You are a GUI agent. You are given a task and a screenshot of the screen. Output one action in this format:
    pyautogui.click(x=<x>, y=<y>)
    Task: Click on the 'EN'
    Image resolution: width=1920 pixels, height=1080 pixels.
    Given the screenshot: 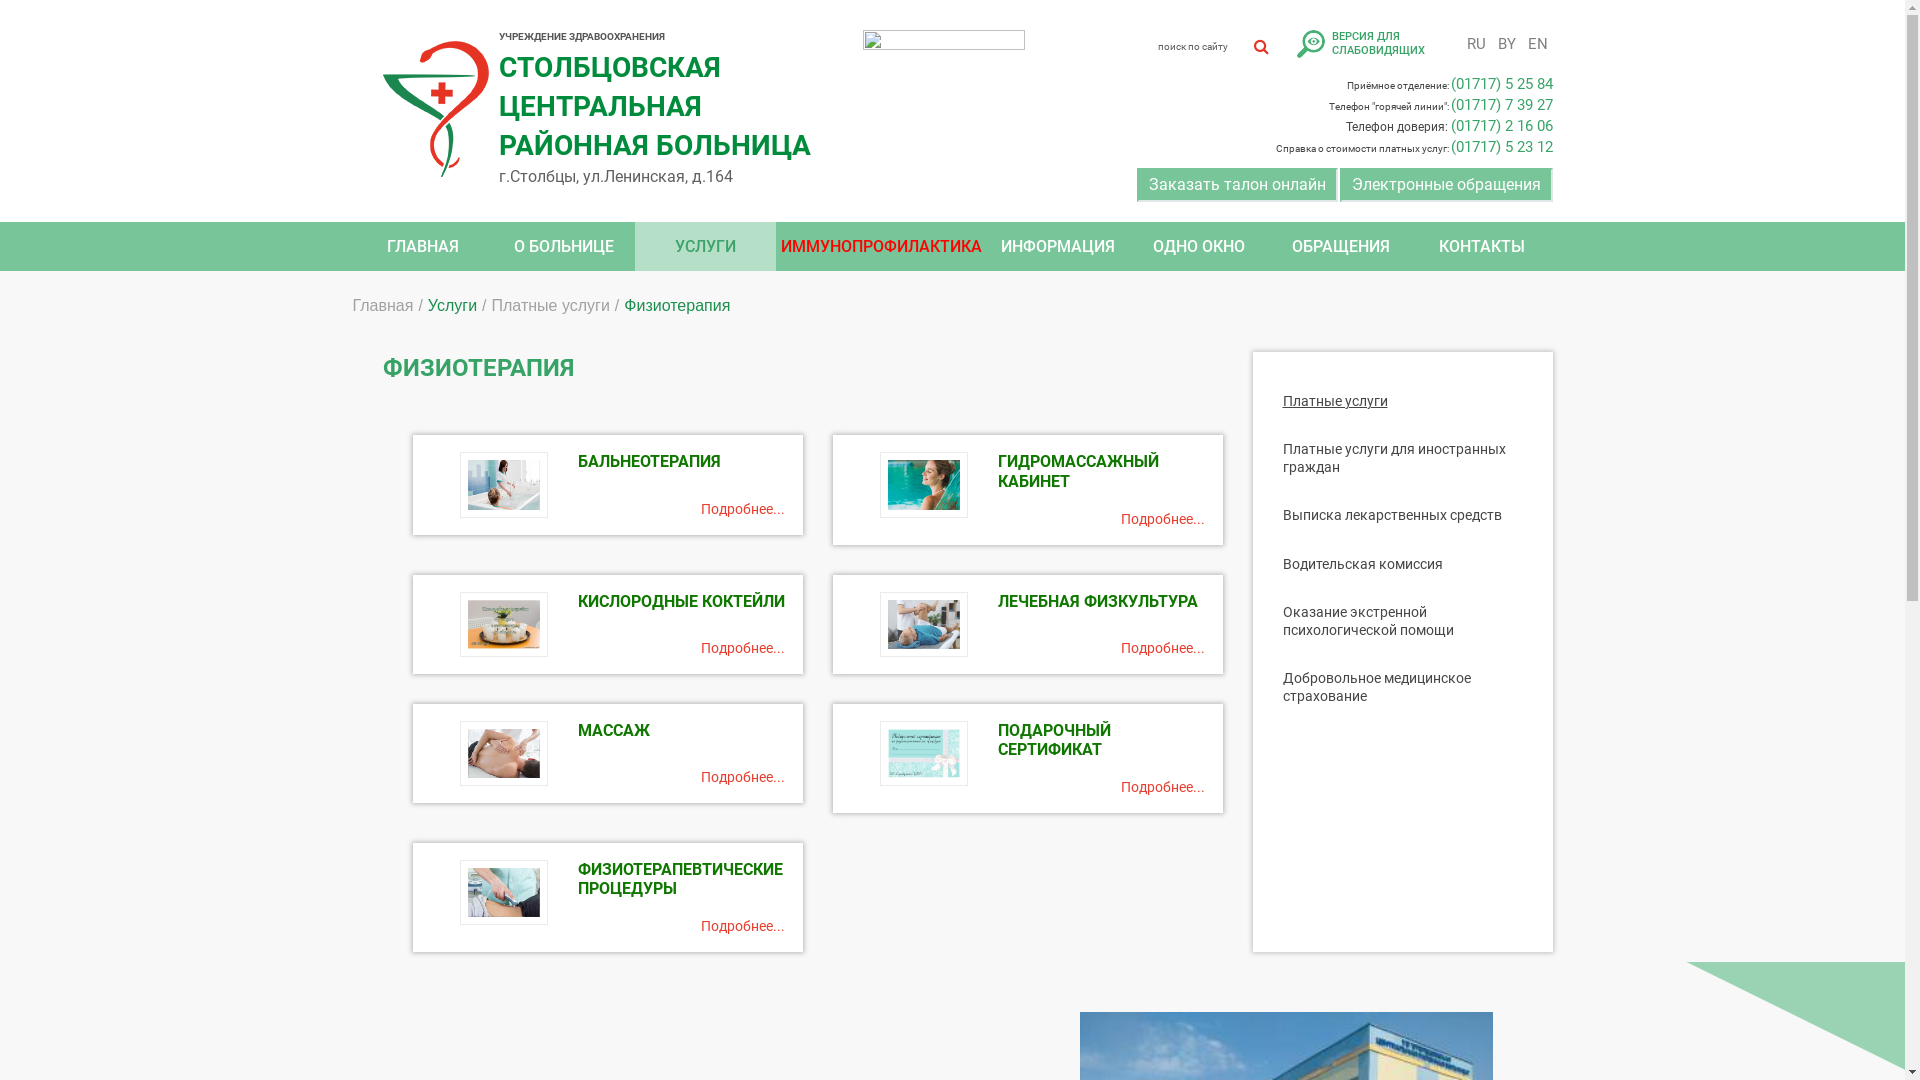 What is the action you would take?
    pyautogui.click(x=1520, y=43)
    